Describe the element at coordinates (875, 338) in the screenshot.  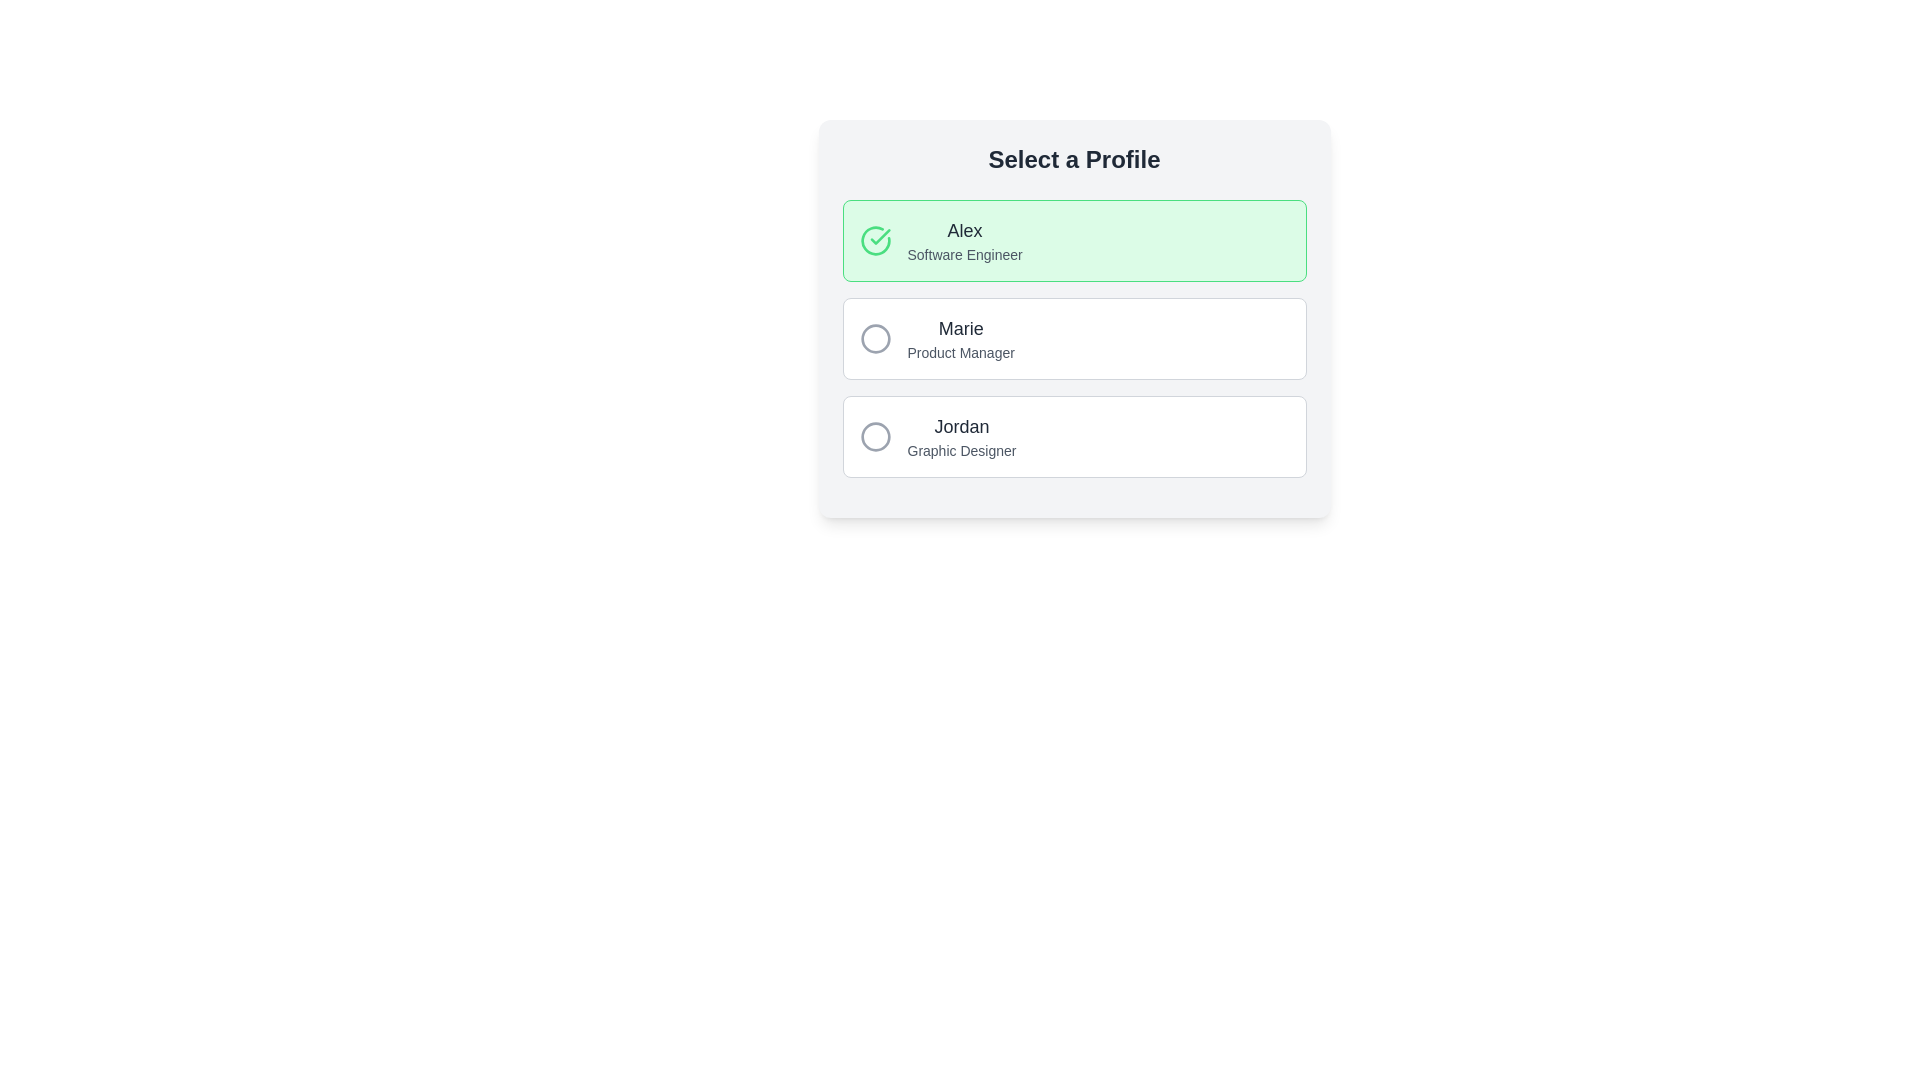
I see `the icon representing the profile labeled 'Marie, Product Manager' within the profile selection list` at that location.